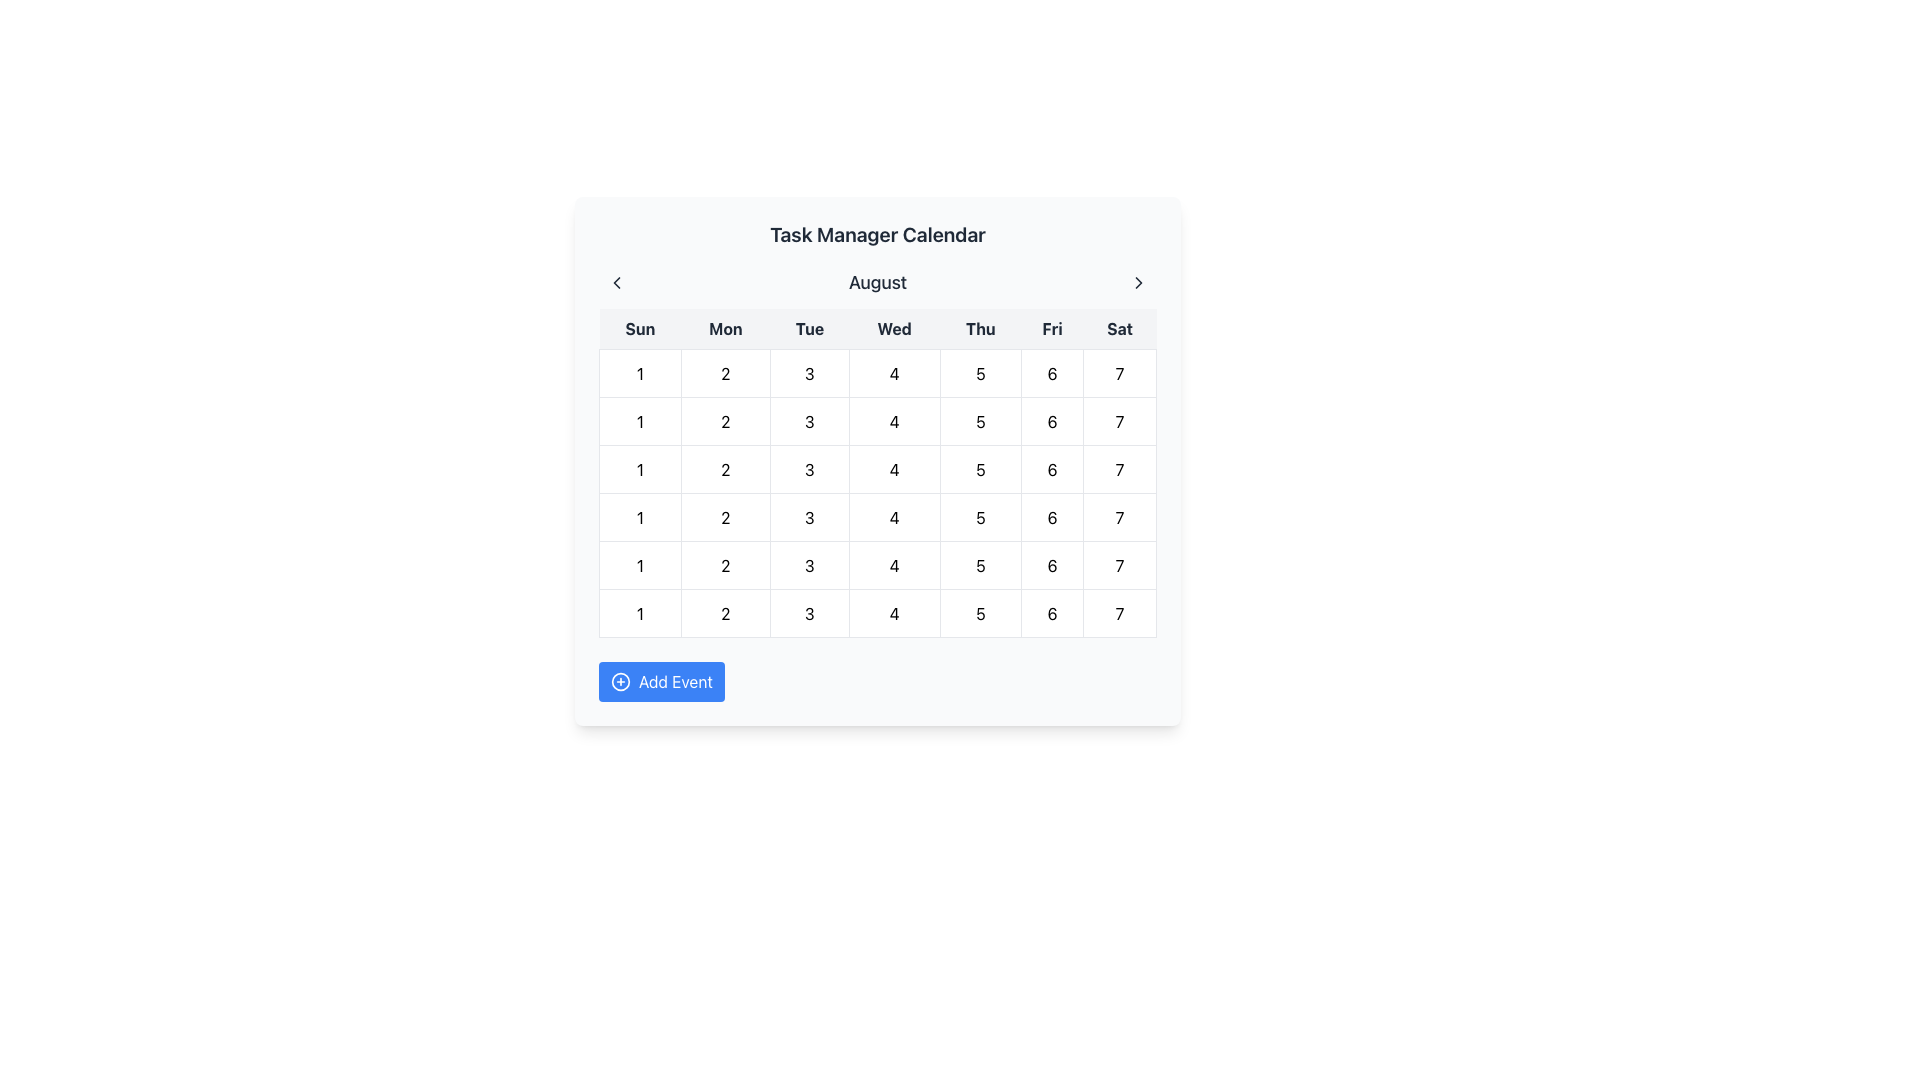 The height and width of the screenshot is (1080, 1920). What do you see at coordinates (893, 373) in the screenshot?
I see `the calendar cell representing a specific date under the 'Wed' column header in the second row` at bounding box center [893, 373].